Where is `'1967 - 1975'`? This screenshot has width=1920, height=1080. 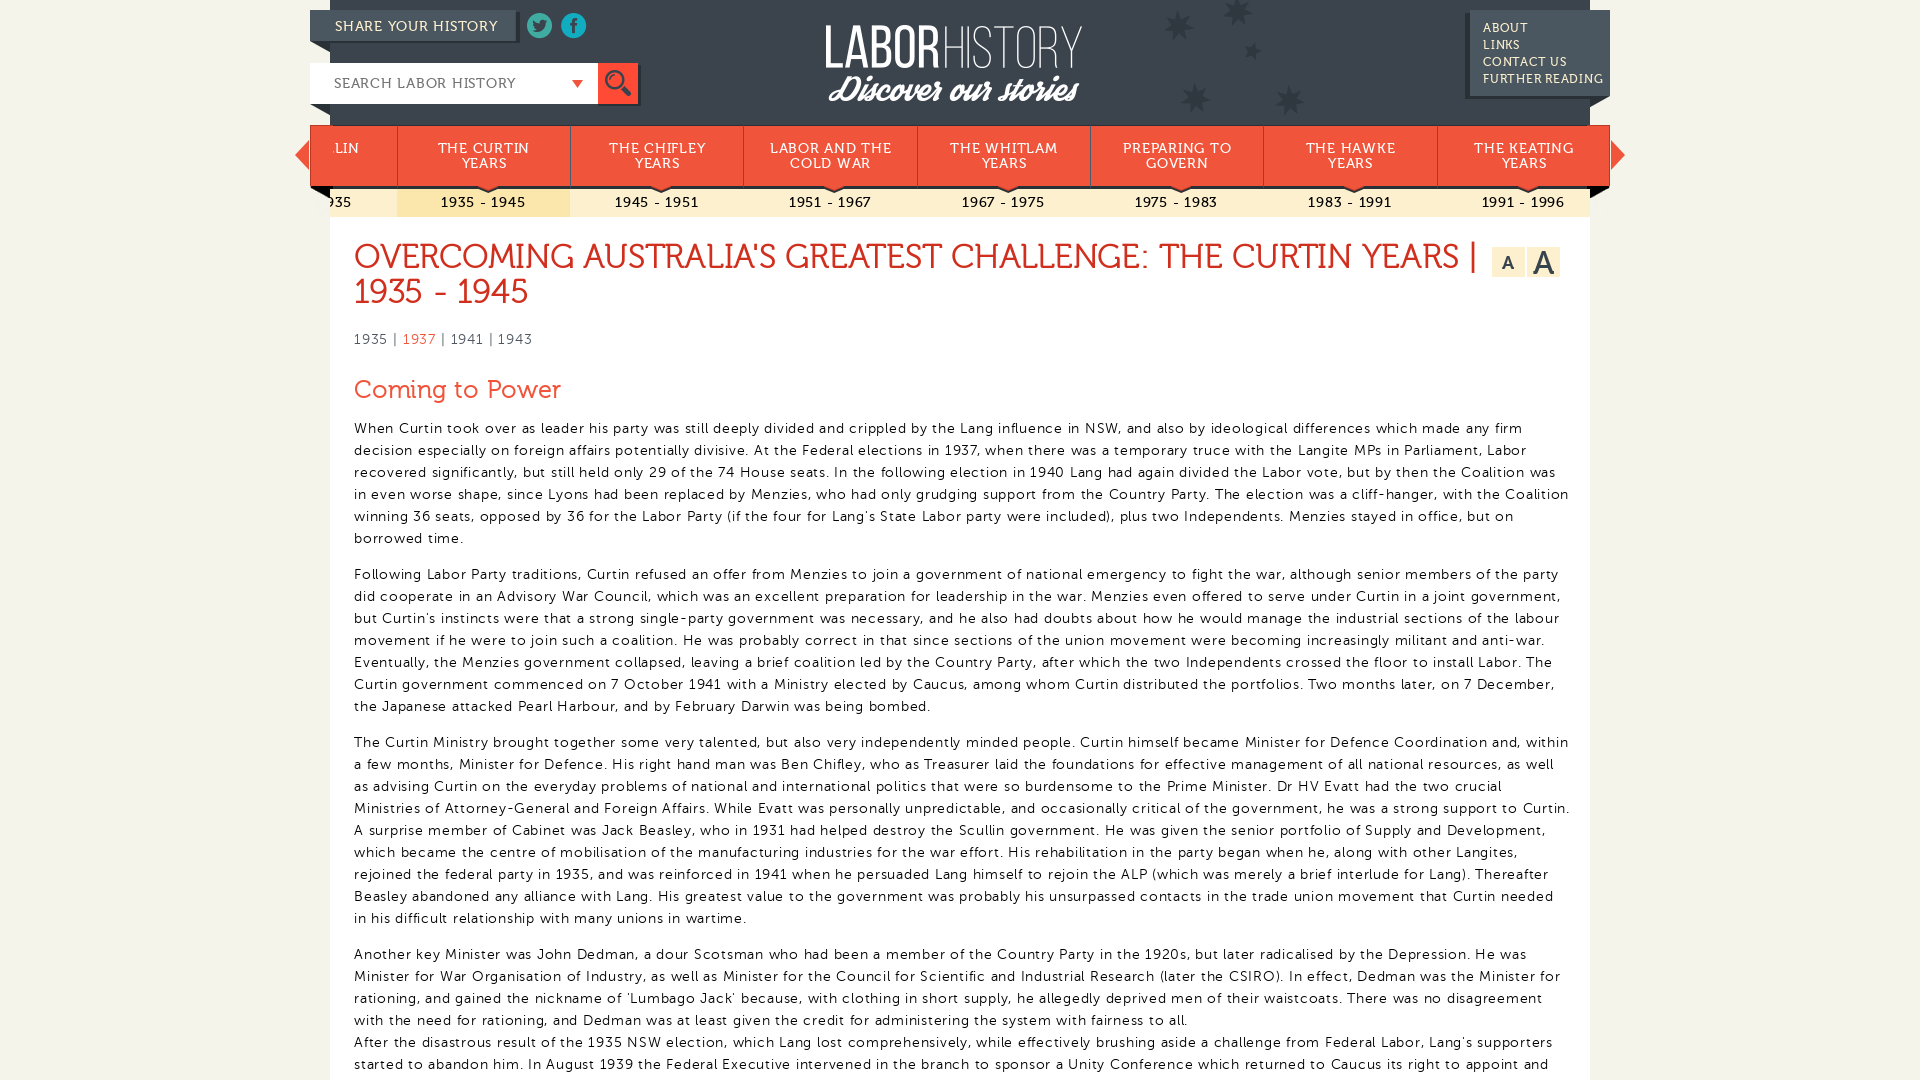 '1967 - 1975' is located at coordinates (1003, 202).